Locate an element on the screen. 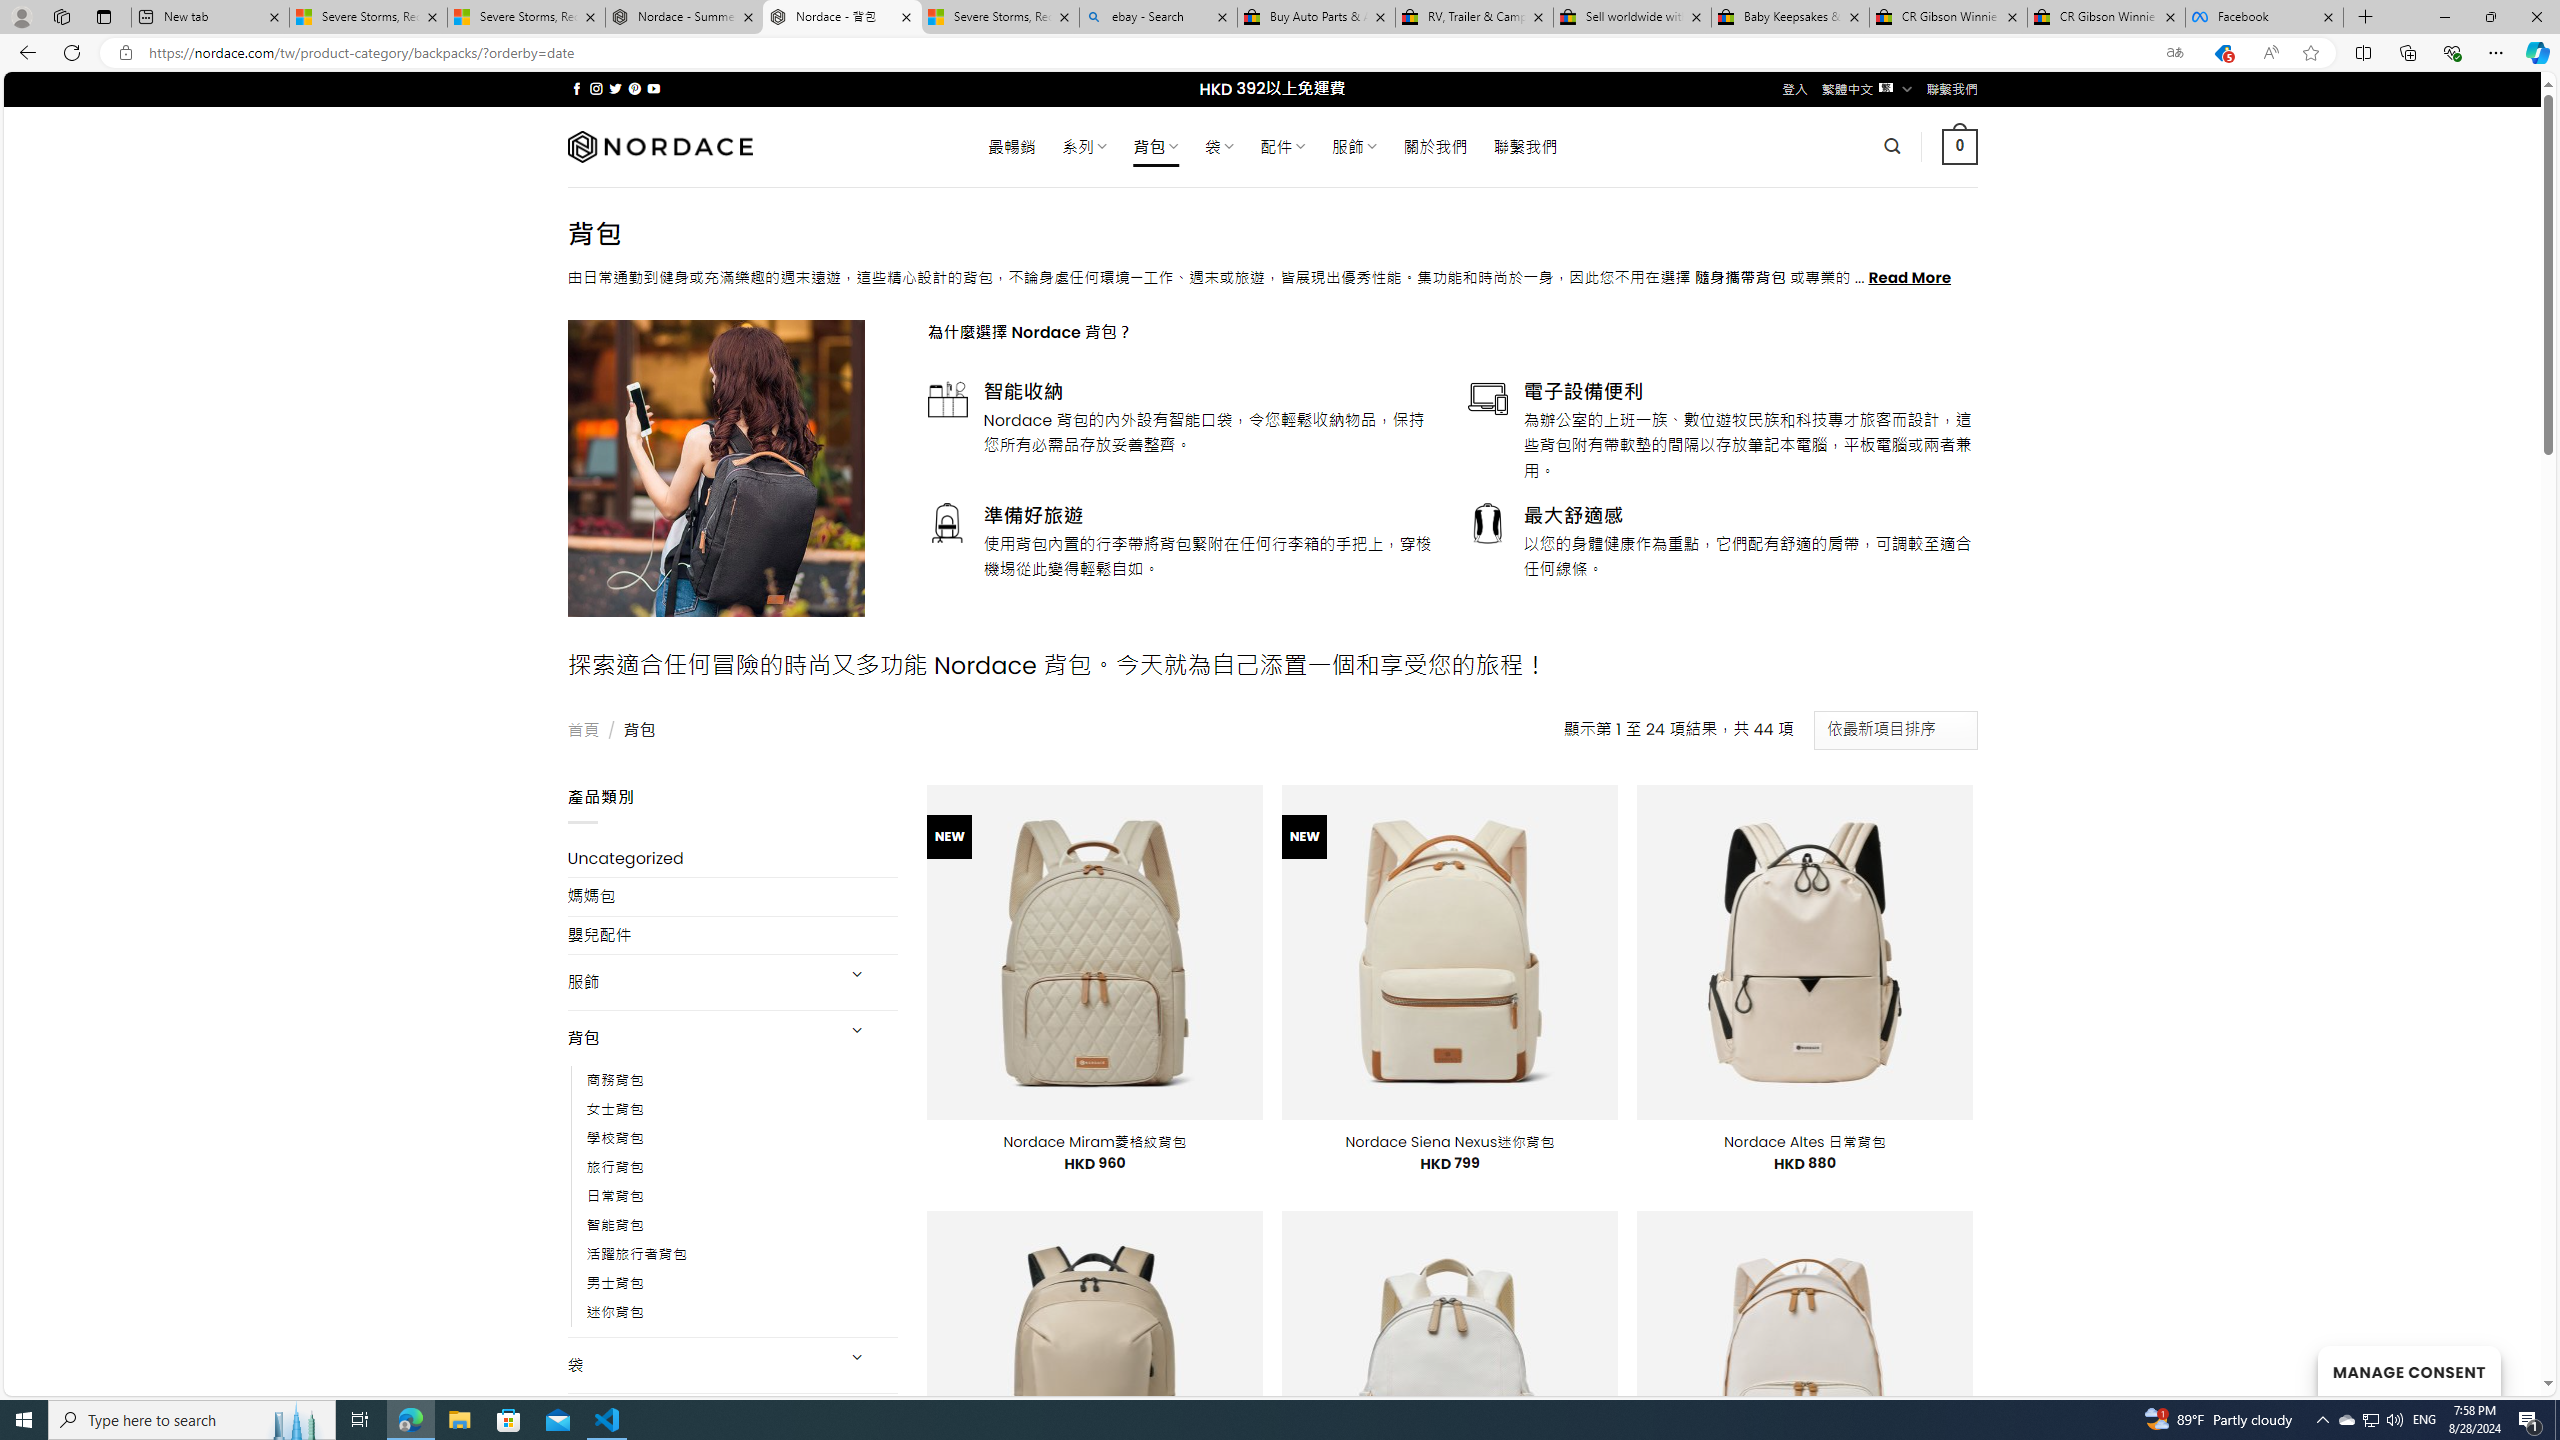  'RV, Trailer & Camper Steps & Ladders for sale | eBay' is located at coordinates (1473, 16).